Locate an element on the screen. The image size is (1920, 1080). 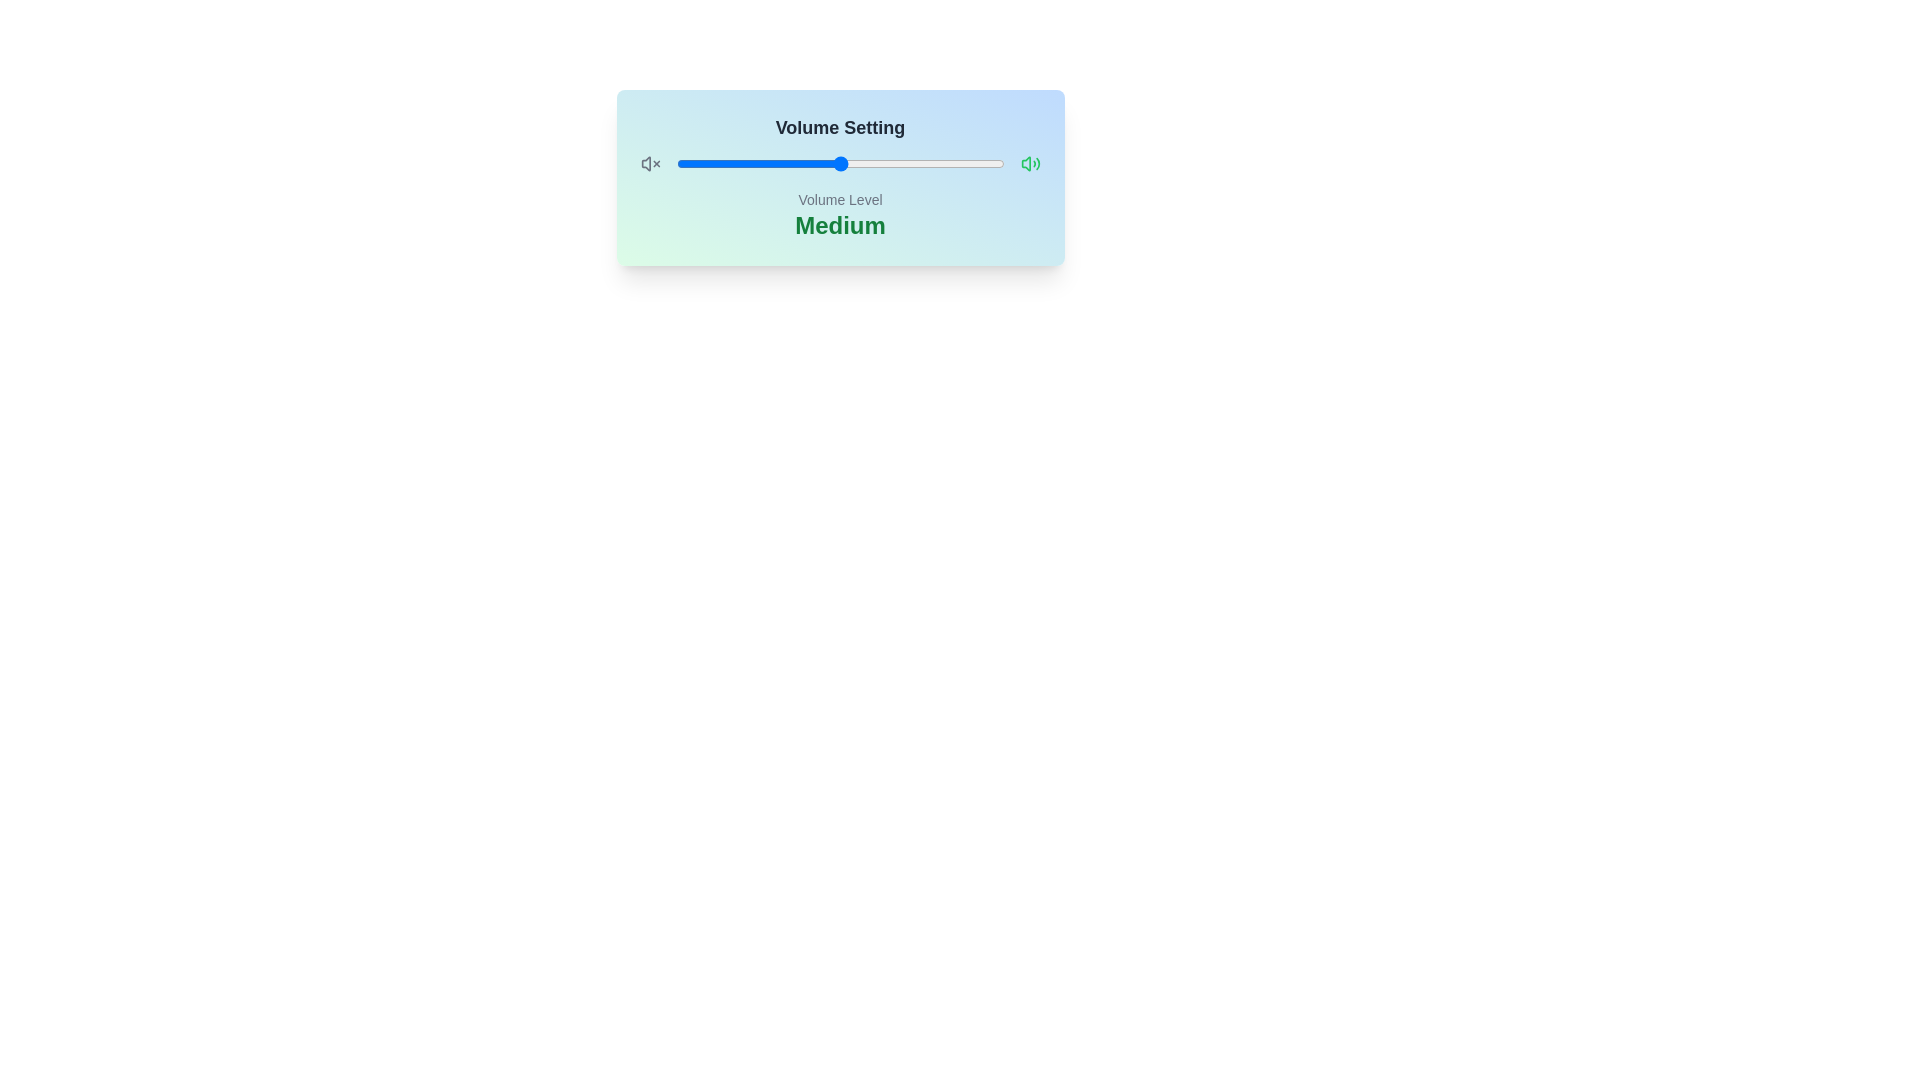
the volume slider to 67% is located at coordinates (895, 163).